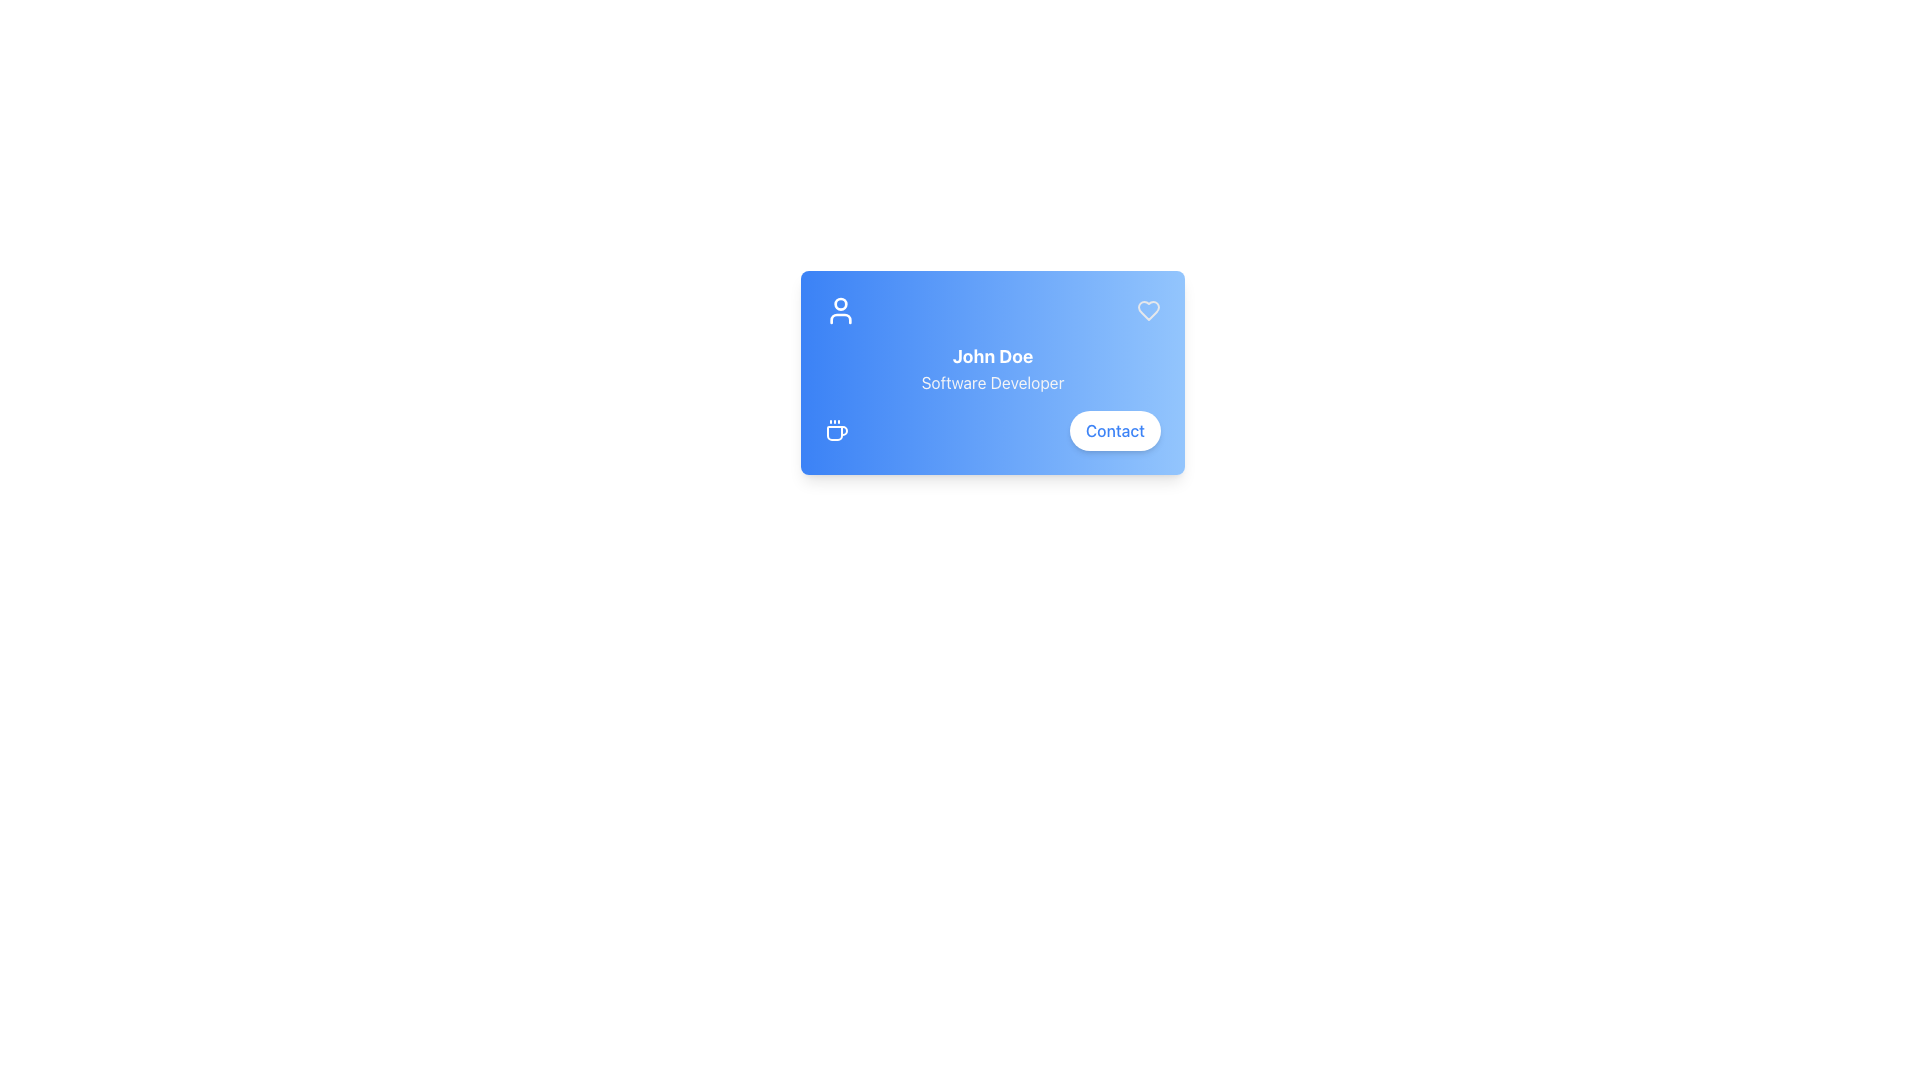  Describe the element at coordinates (836, 430) in the screenshot. I see `the coffee cup icon with steam lines, which is styled with a white outline against a blue background, located within the blue panel below the user icon` at that location.